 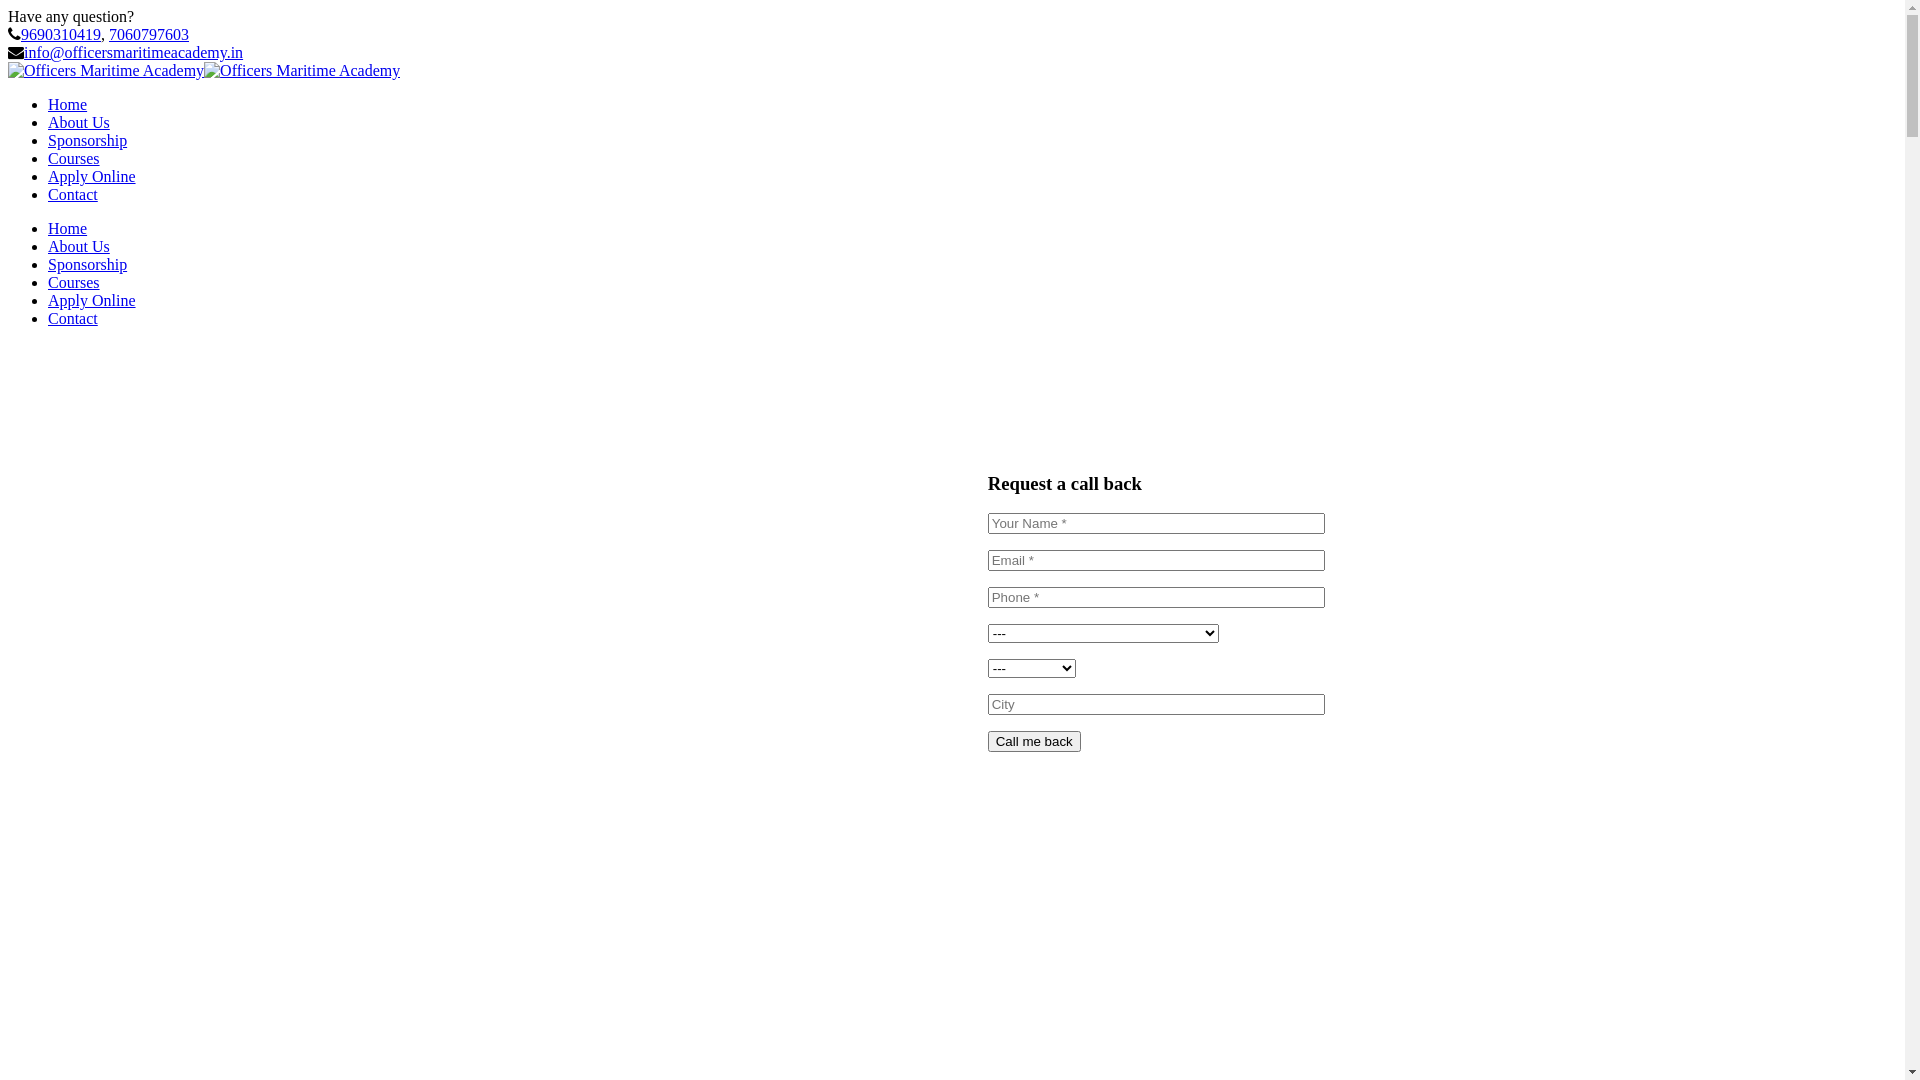 What do you see at coordinates (72, 317) in the screenshot?
I see `'Contact'` at bounding box center [72, 317].